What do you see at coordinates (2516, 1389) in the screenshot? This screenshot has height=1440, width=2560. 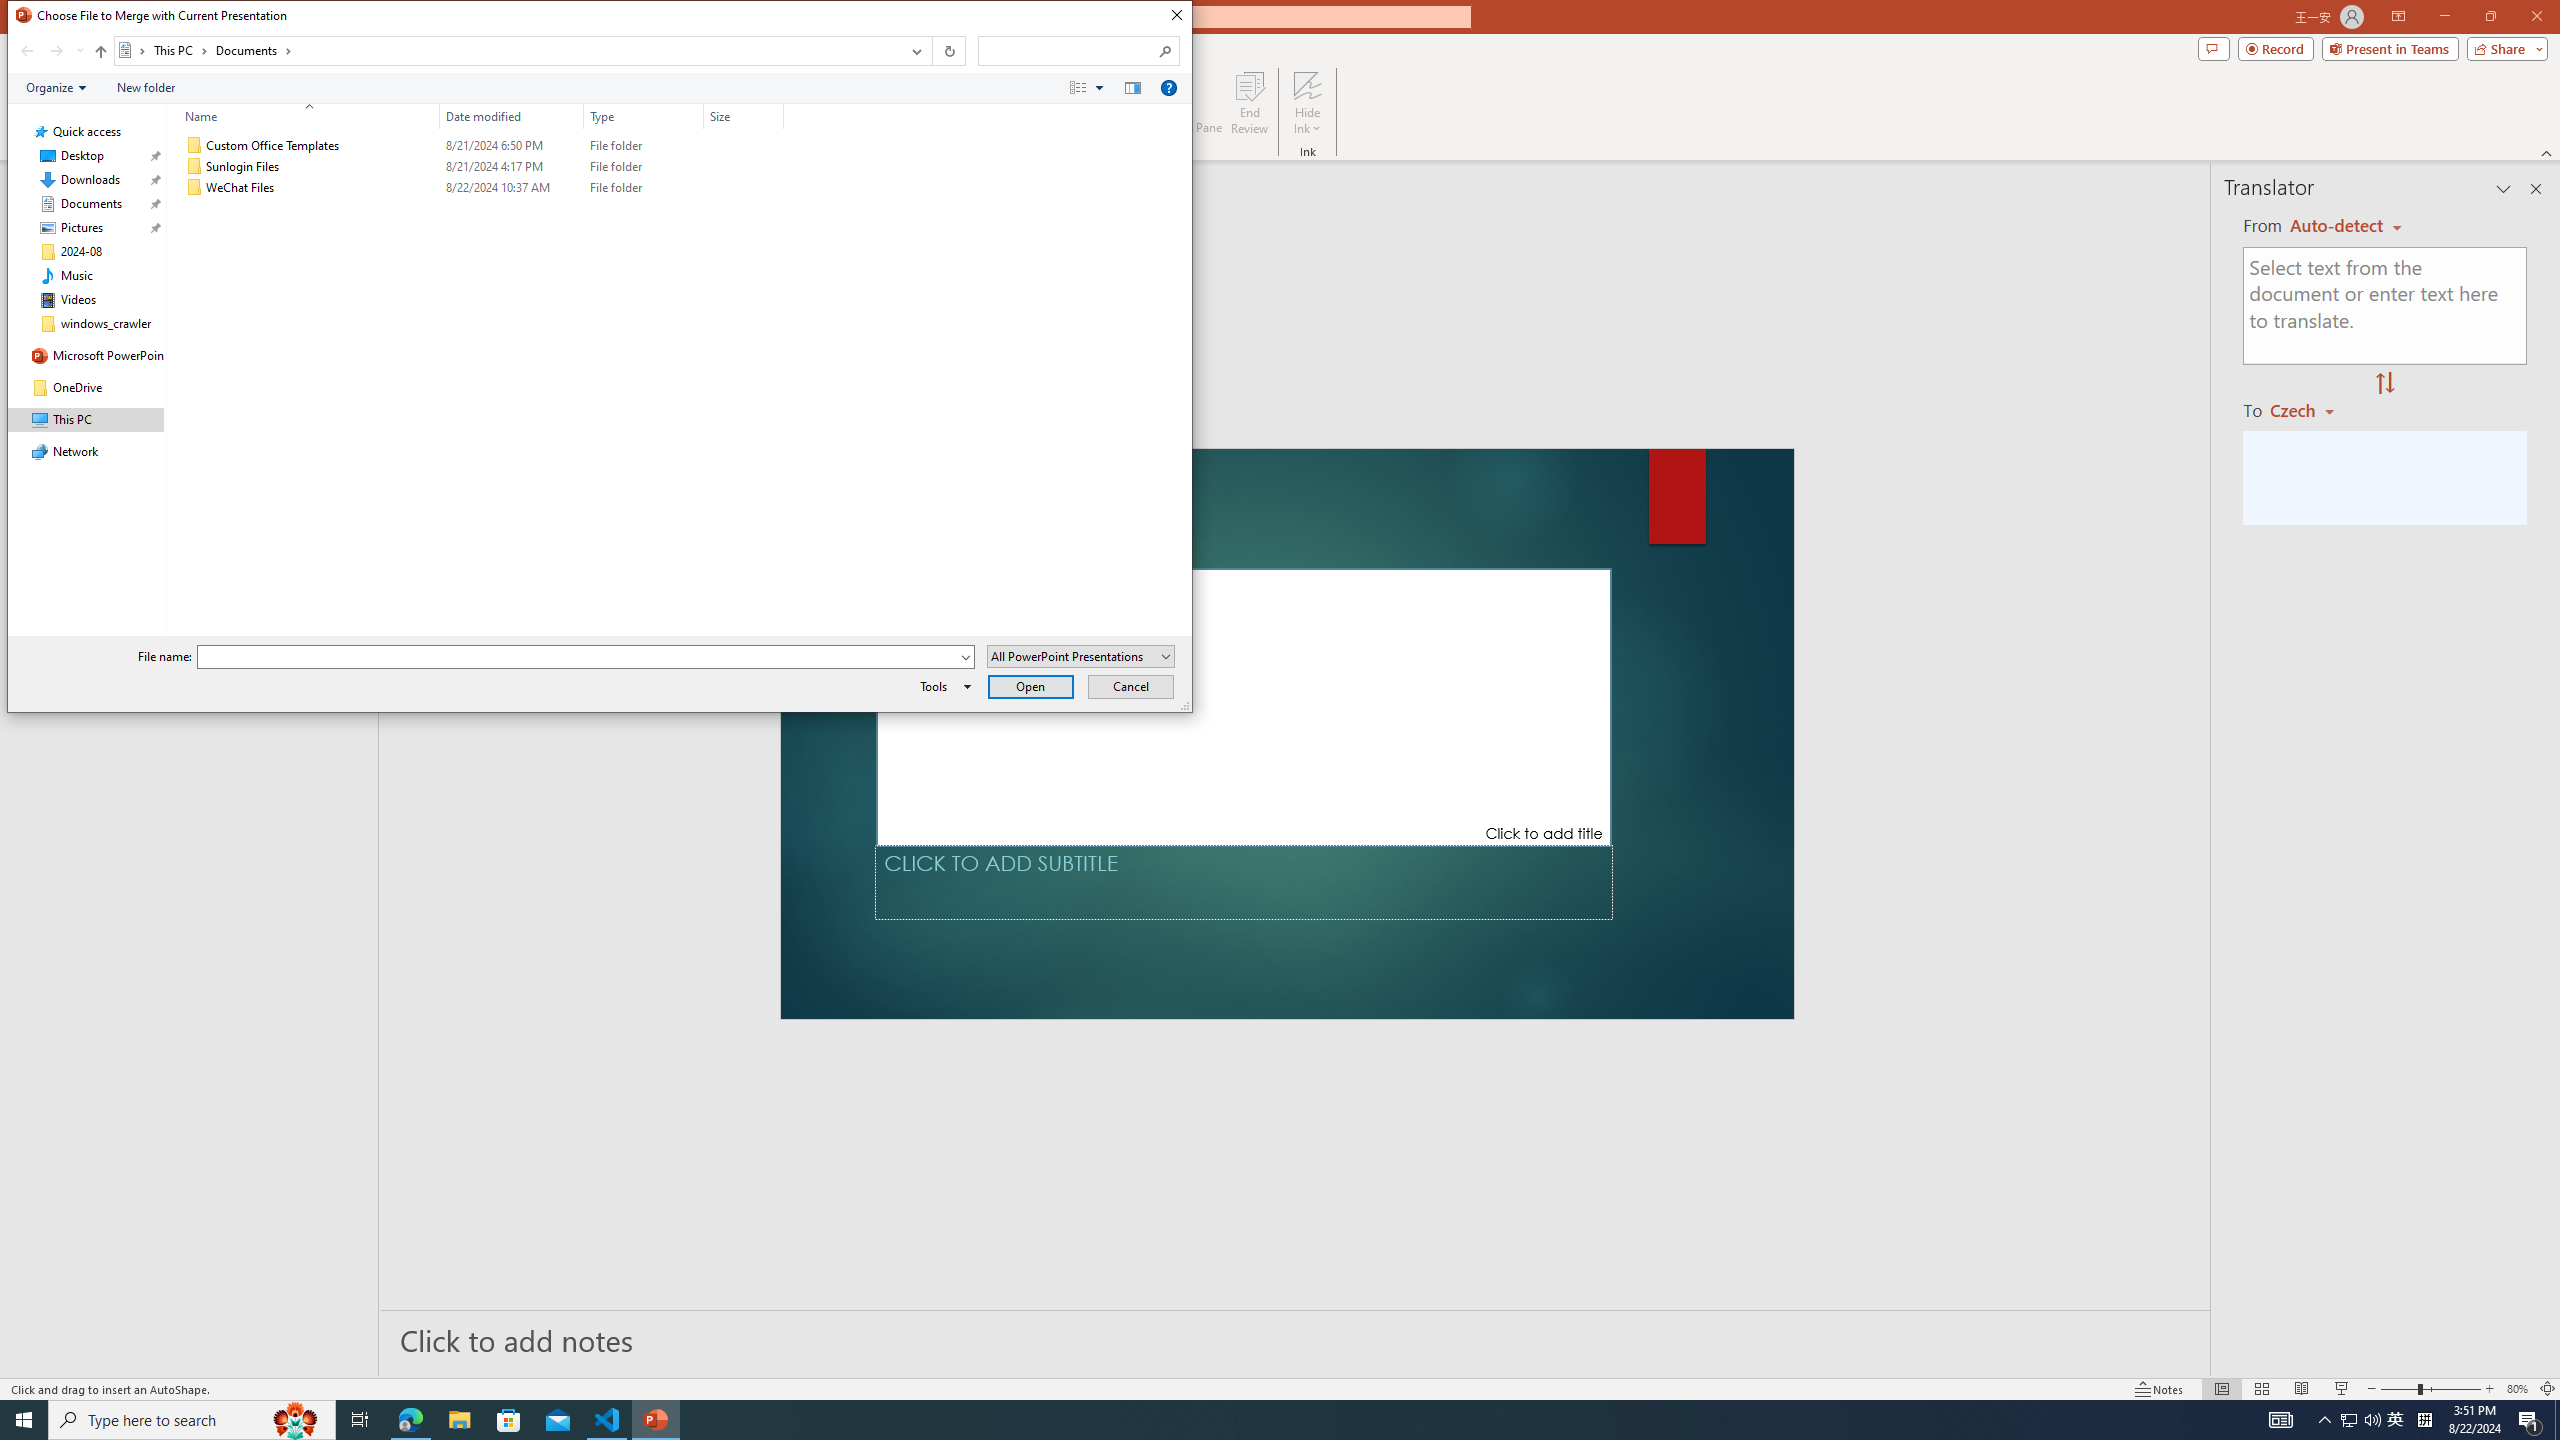 I see `'Zoom 80%'` at bounding box center [2516, 1389].